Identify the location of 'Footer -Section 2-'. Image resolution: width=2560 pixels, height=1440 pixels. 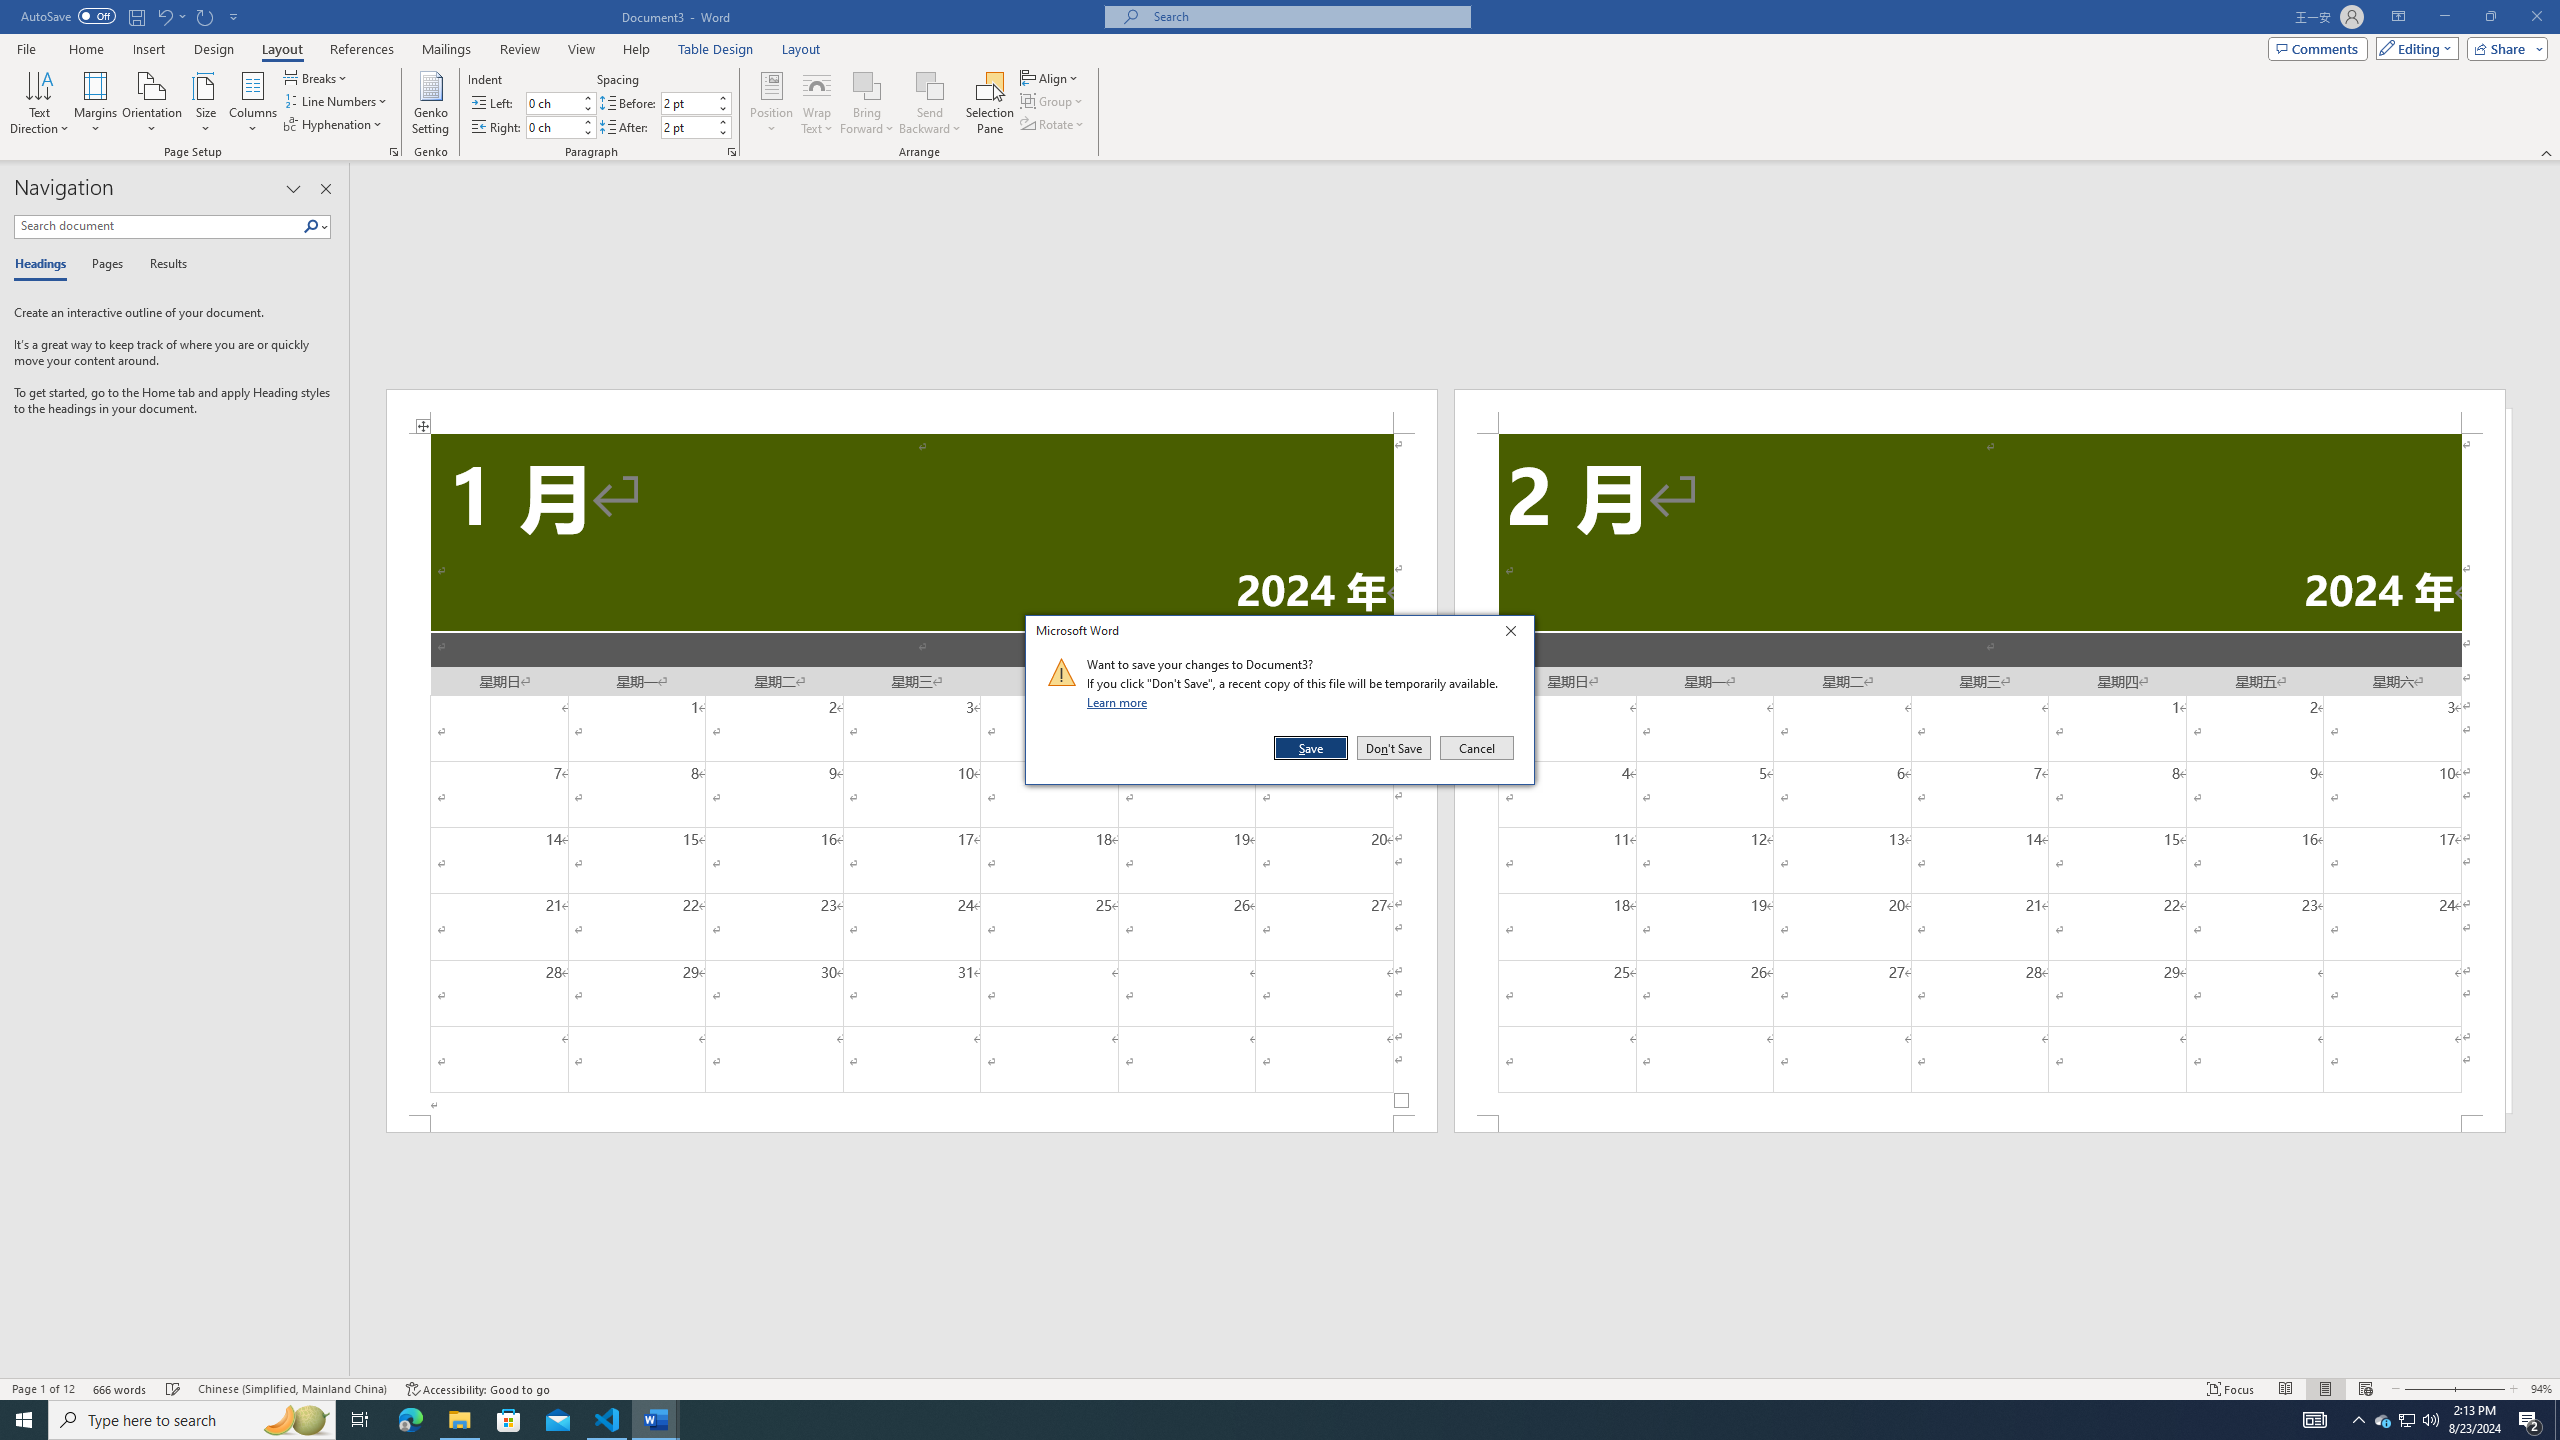
(1980, 1122).